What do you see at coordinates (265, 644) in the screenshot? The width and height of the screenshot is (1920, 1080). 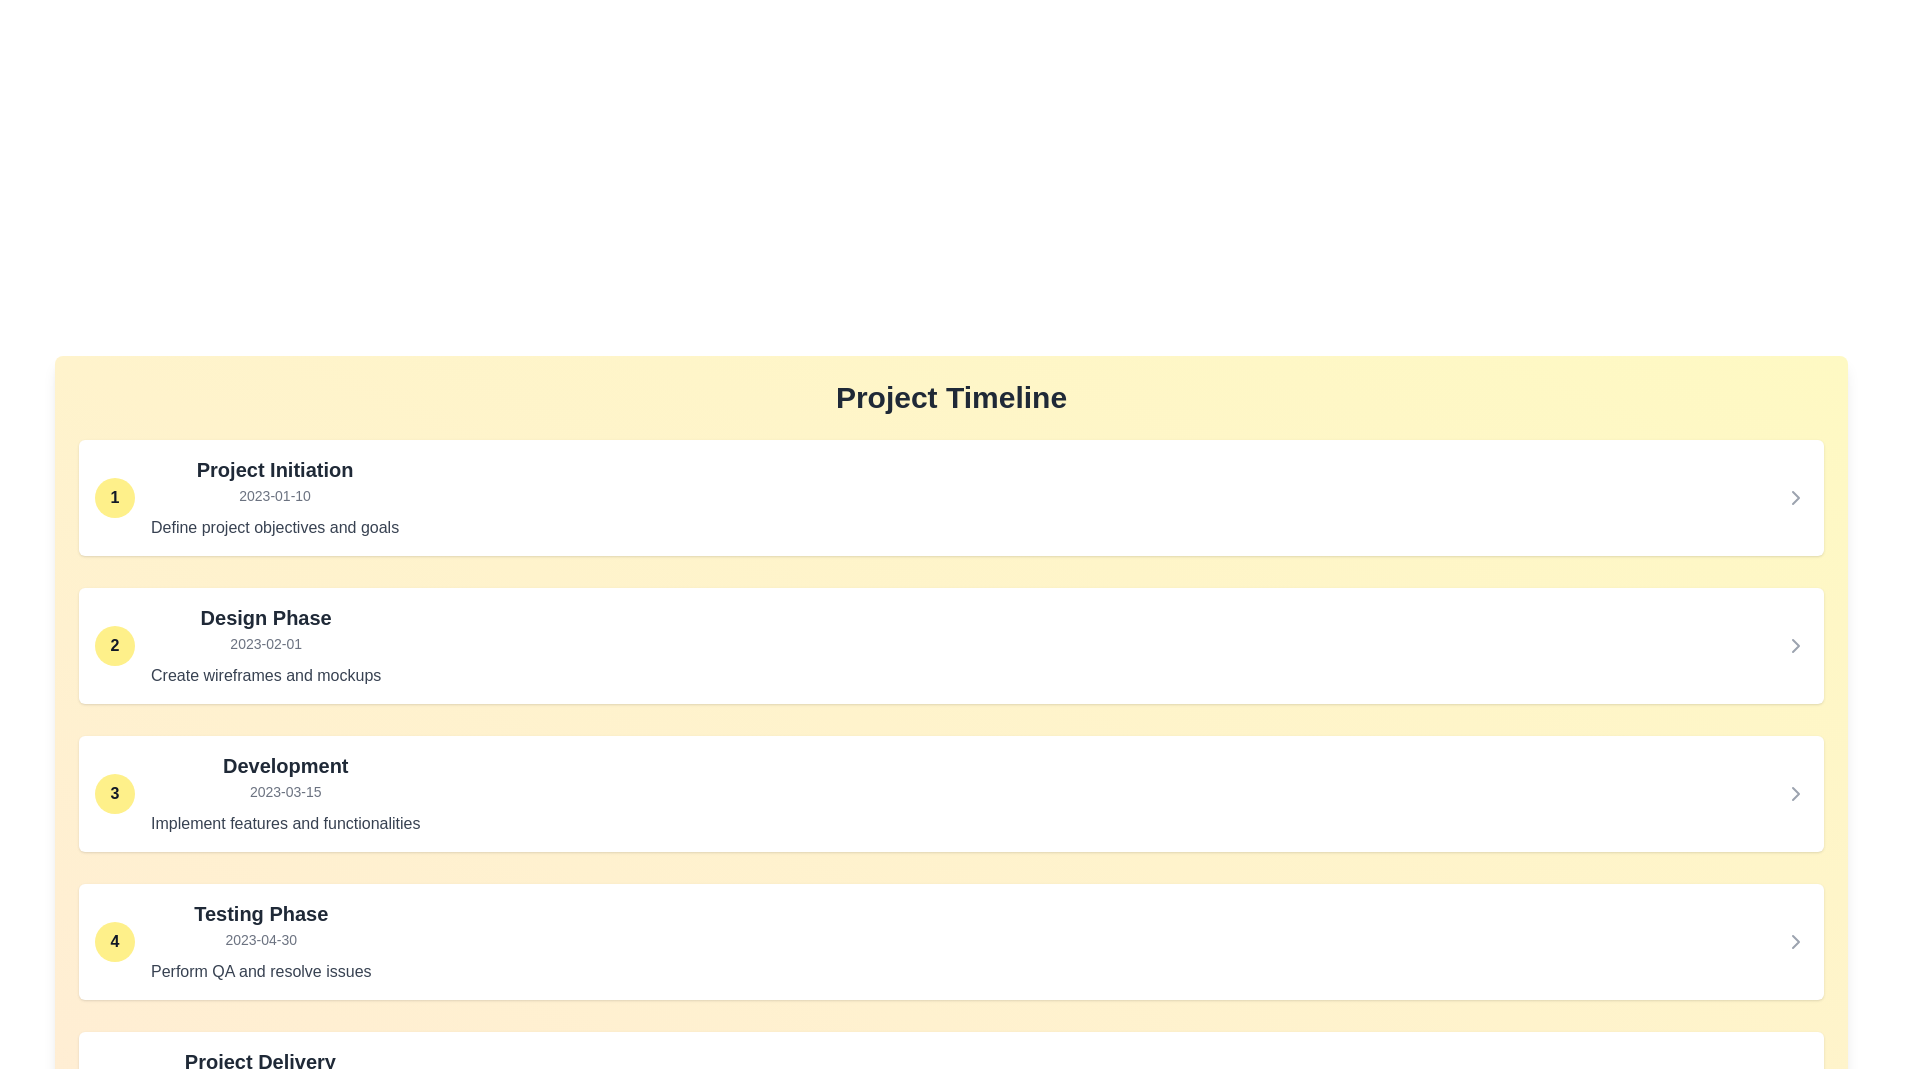 I see `the static text label displaying the date related to the 'Design Phase' task in the timeline, which is centered beneath the main title and above the description` at bounding box center [265, 644].